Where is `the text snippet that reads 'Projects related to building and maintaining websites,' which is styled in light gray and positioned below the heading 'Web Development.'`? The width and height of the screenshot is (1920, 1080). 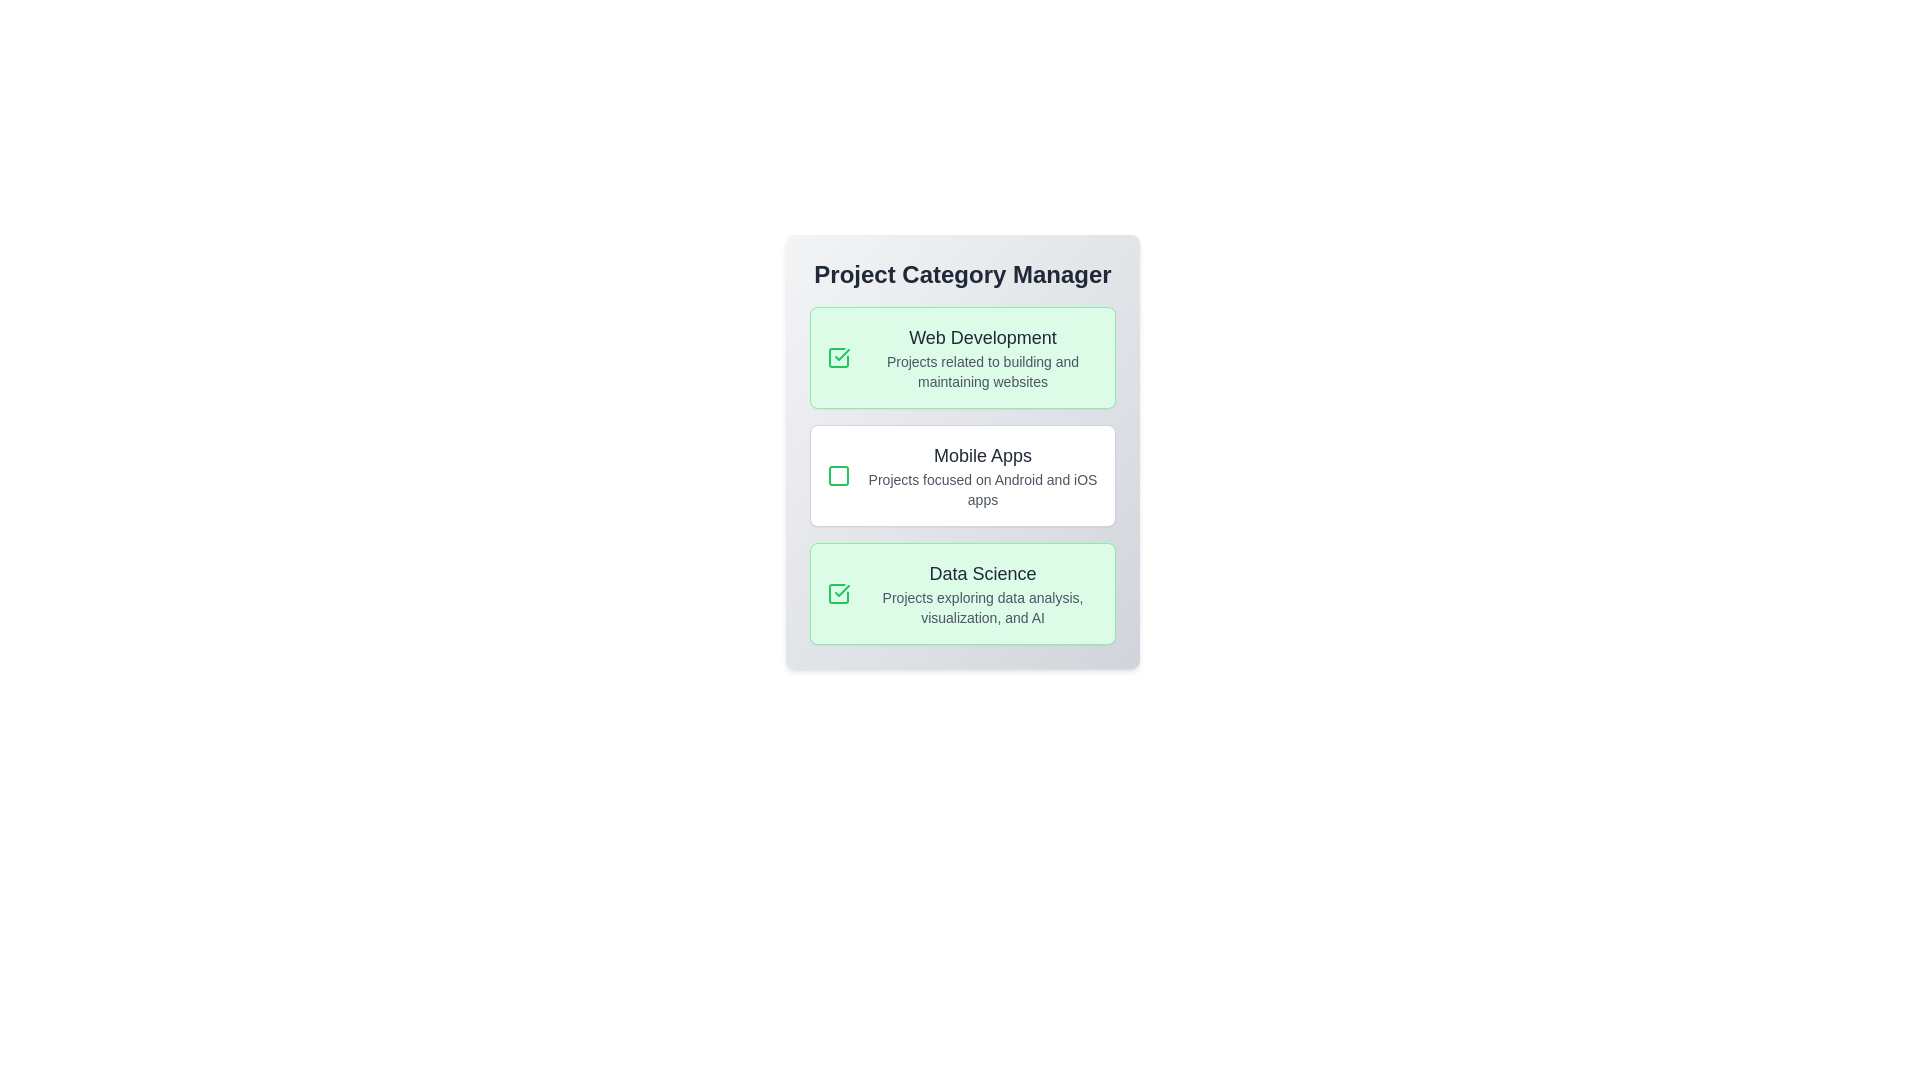 the text snippet that reads 'Projects related to building and maintaining websites,' which is styled in light gray and positioned below the heading 'Web Development.' is located at coordinates (983, 371).